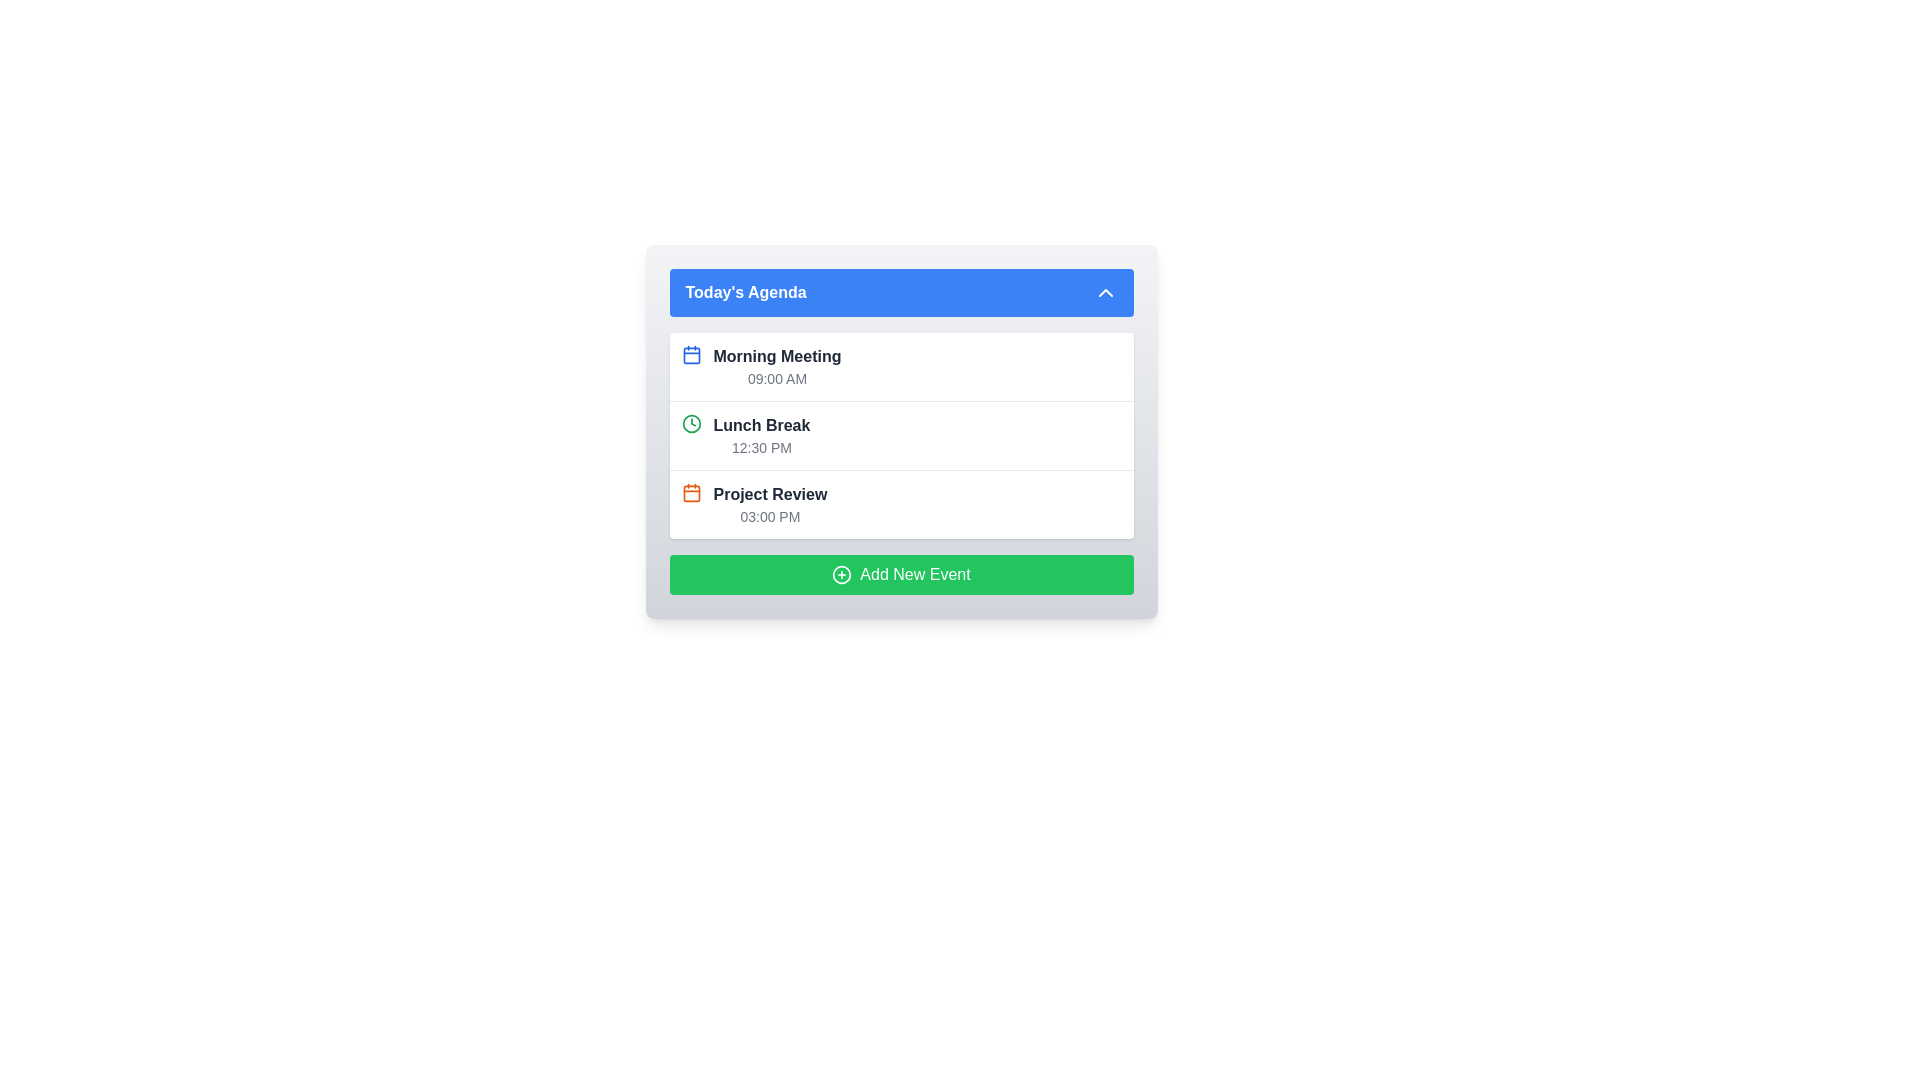 The height and width of the screenshot is (1080, 1920). Describe the element at coordinates (691, 434) in the screenshot. I see `the circular green clock icon, which is the first visual component in the list item labeled 'Lunch Break 12:30 PM' within 'Today's Agenda'` at that location.